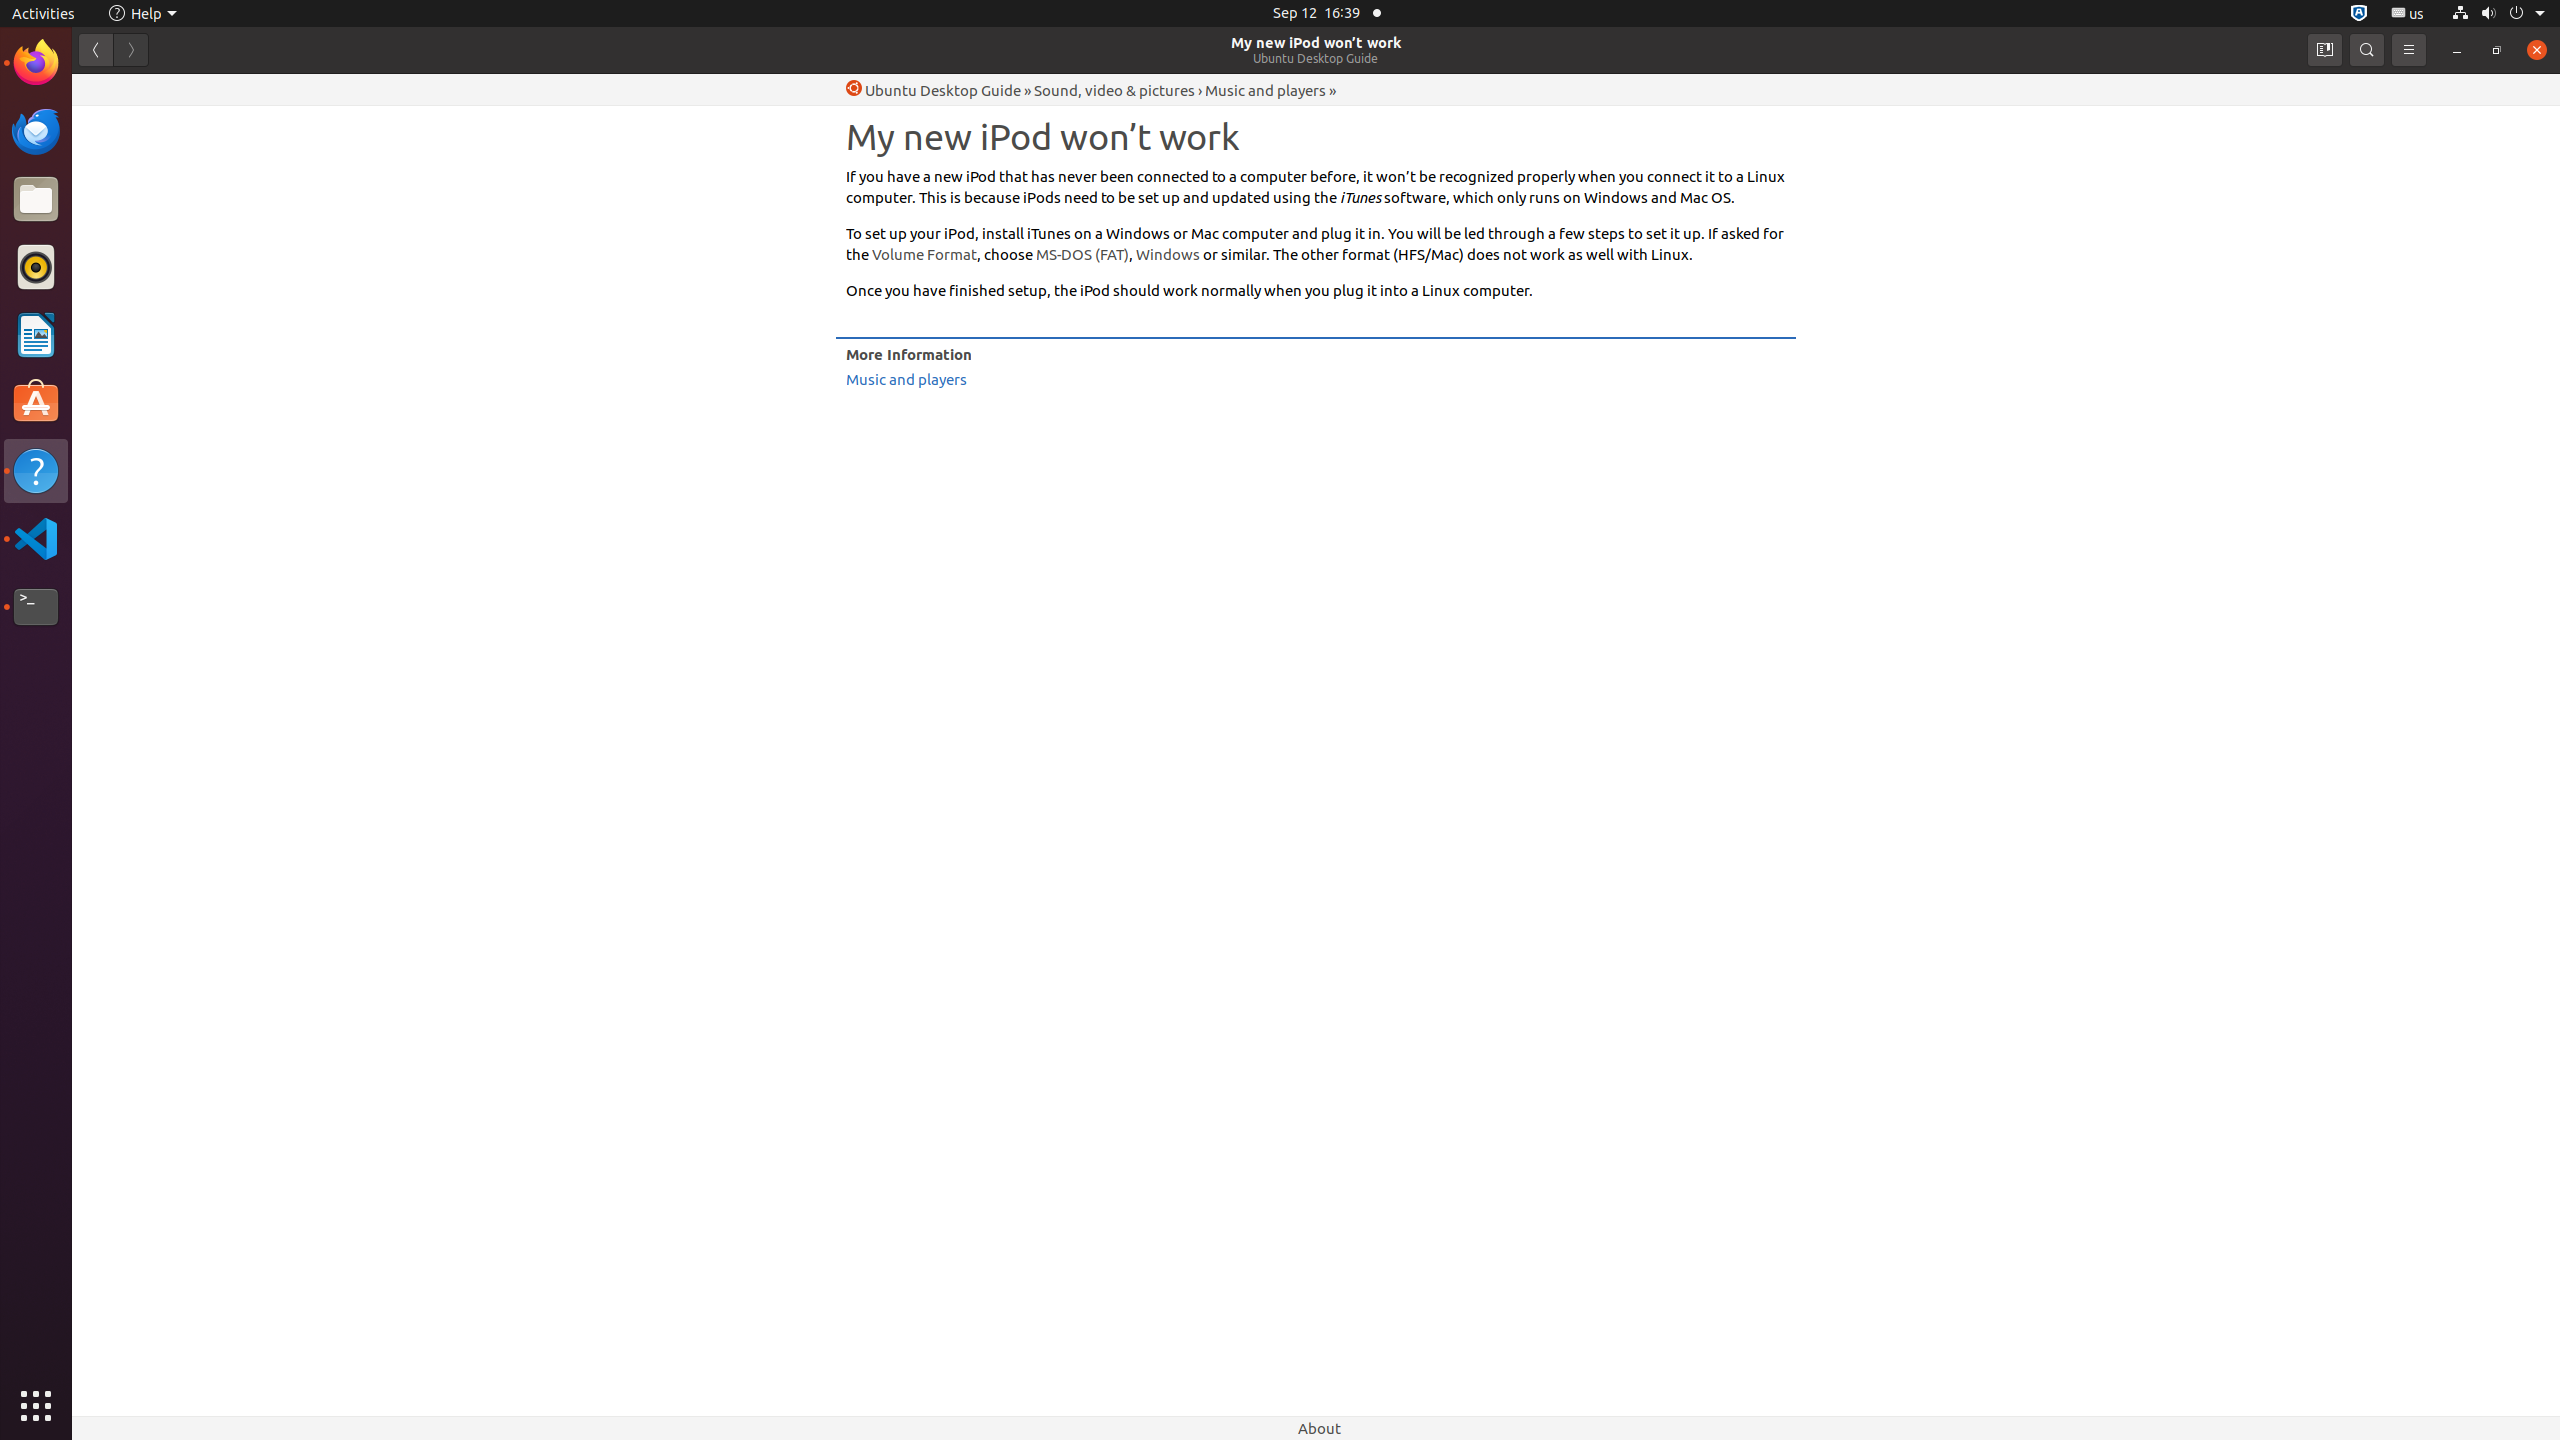 The width and height of the screenshot is (2560, 1440). What do you see at coordinates (2496, 49) in the screenshot?
I see `'Restore'` at bounding box center [2496, 49].